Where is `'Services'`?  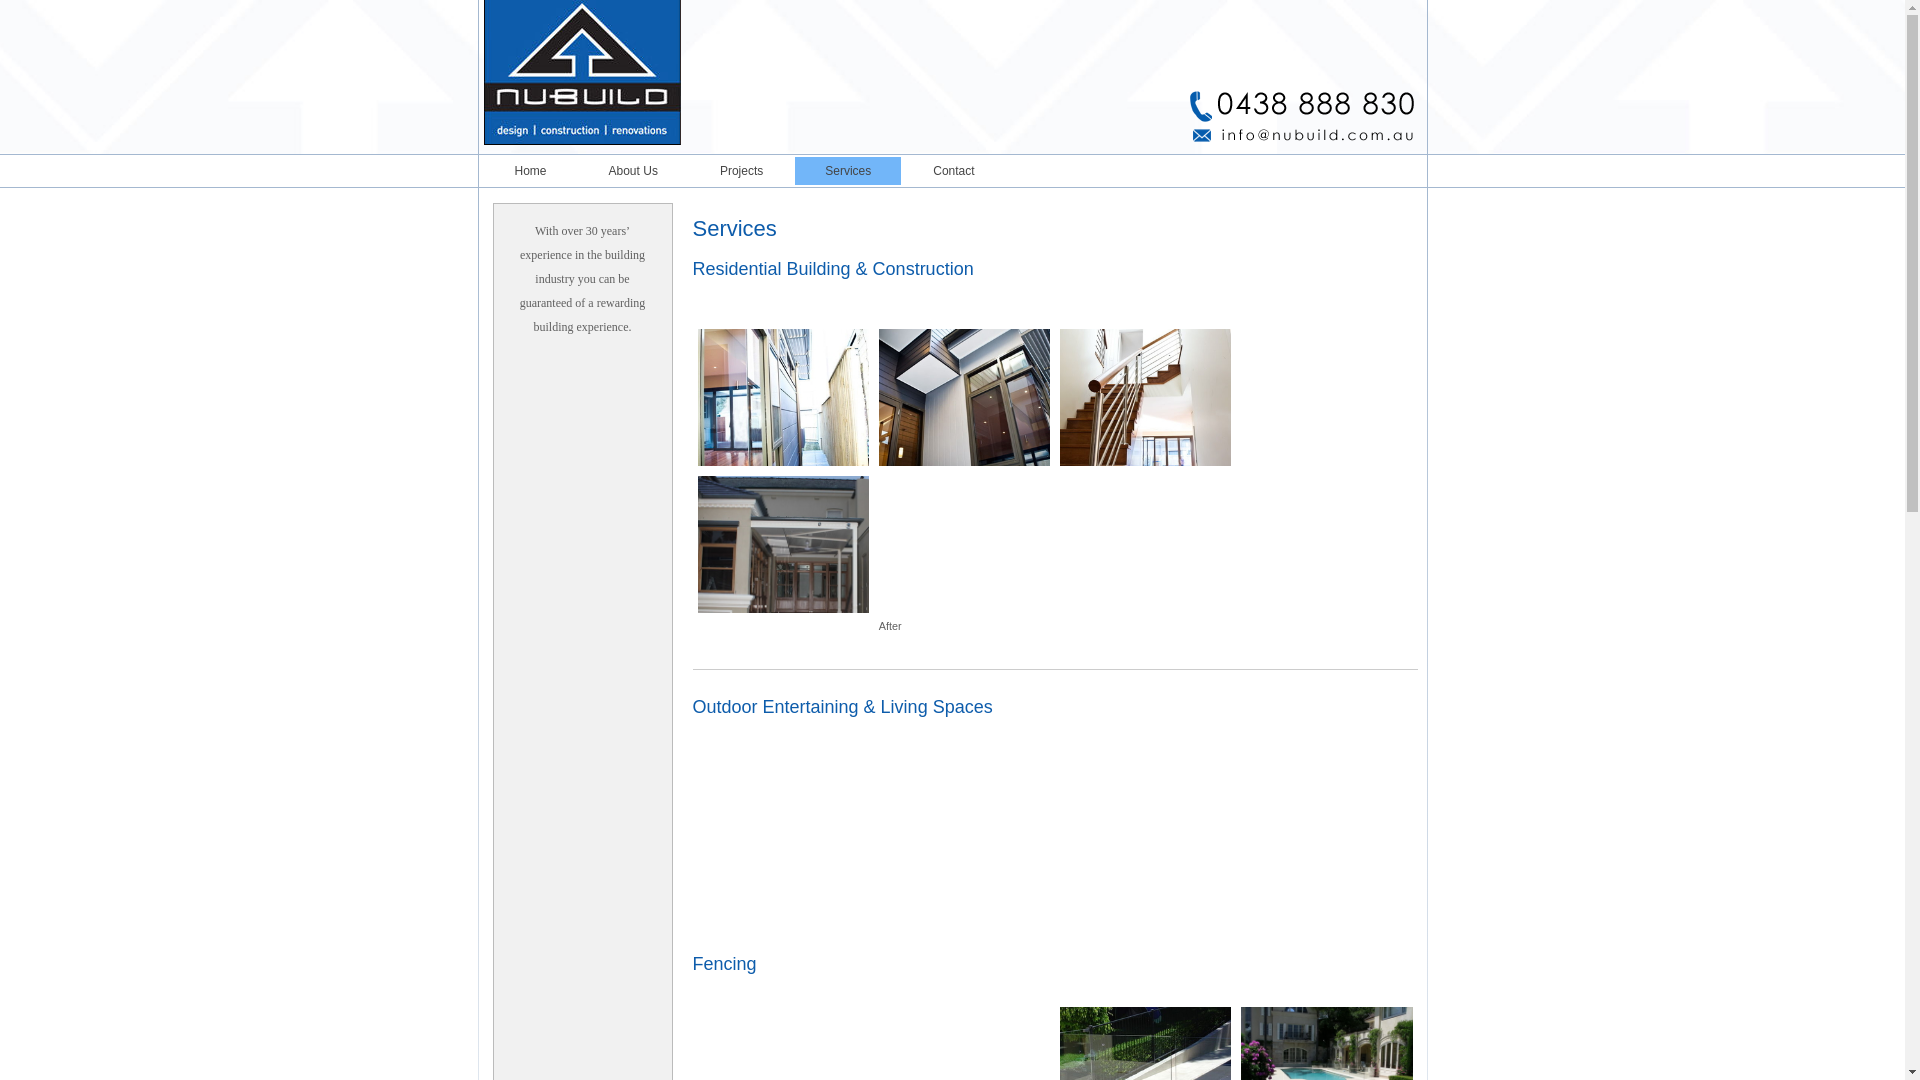 'Services' is located at coordinates (848, 169).